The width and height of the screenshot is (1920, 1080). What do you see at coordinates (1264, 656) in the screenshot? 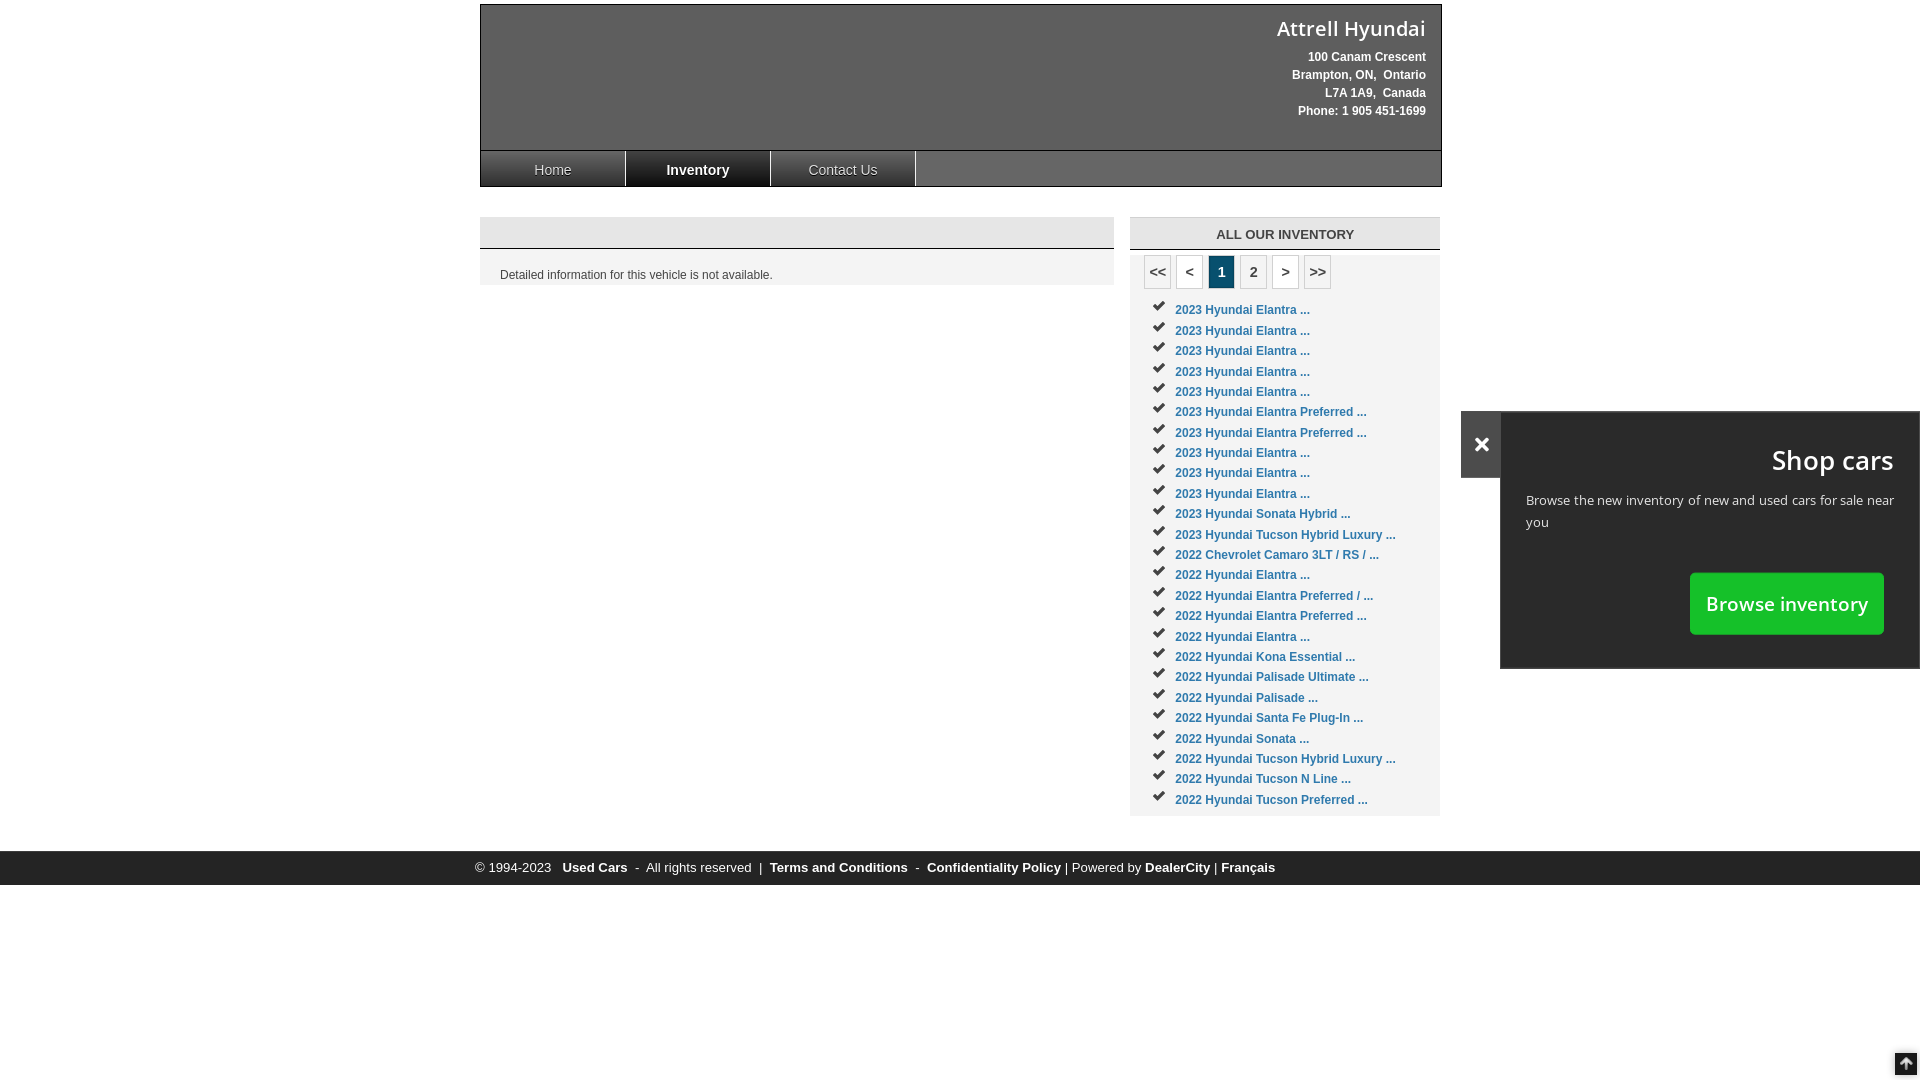
I see `'2022 Hyundai Kona Essential ...'` at bounding box center [1264, 656].